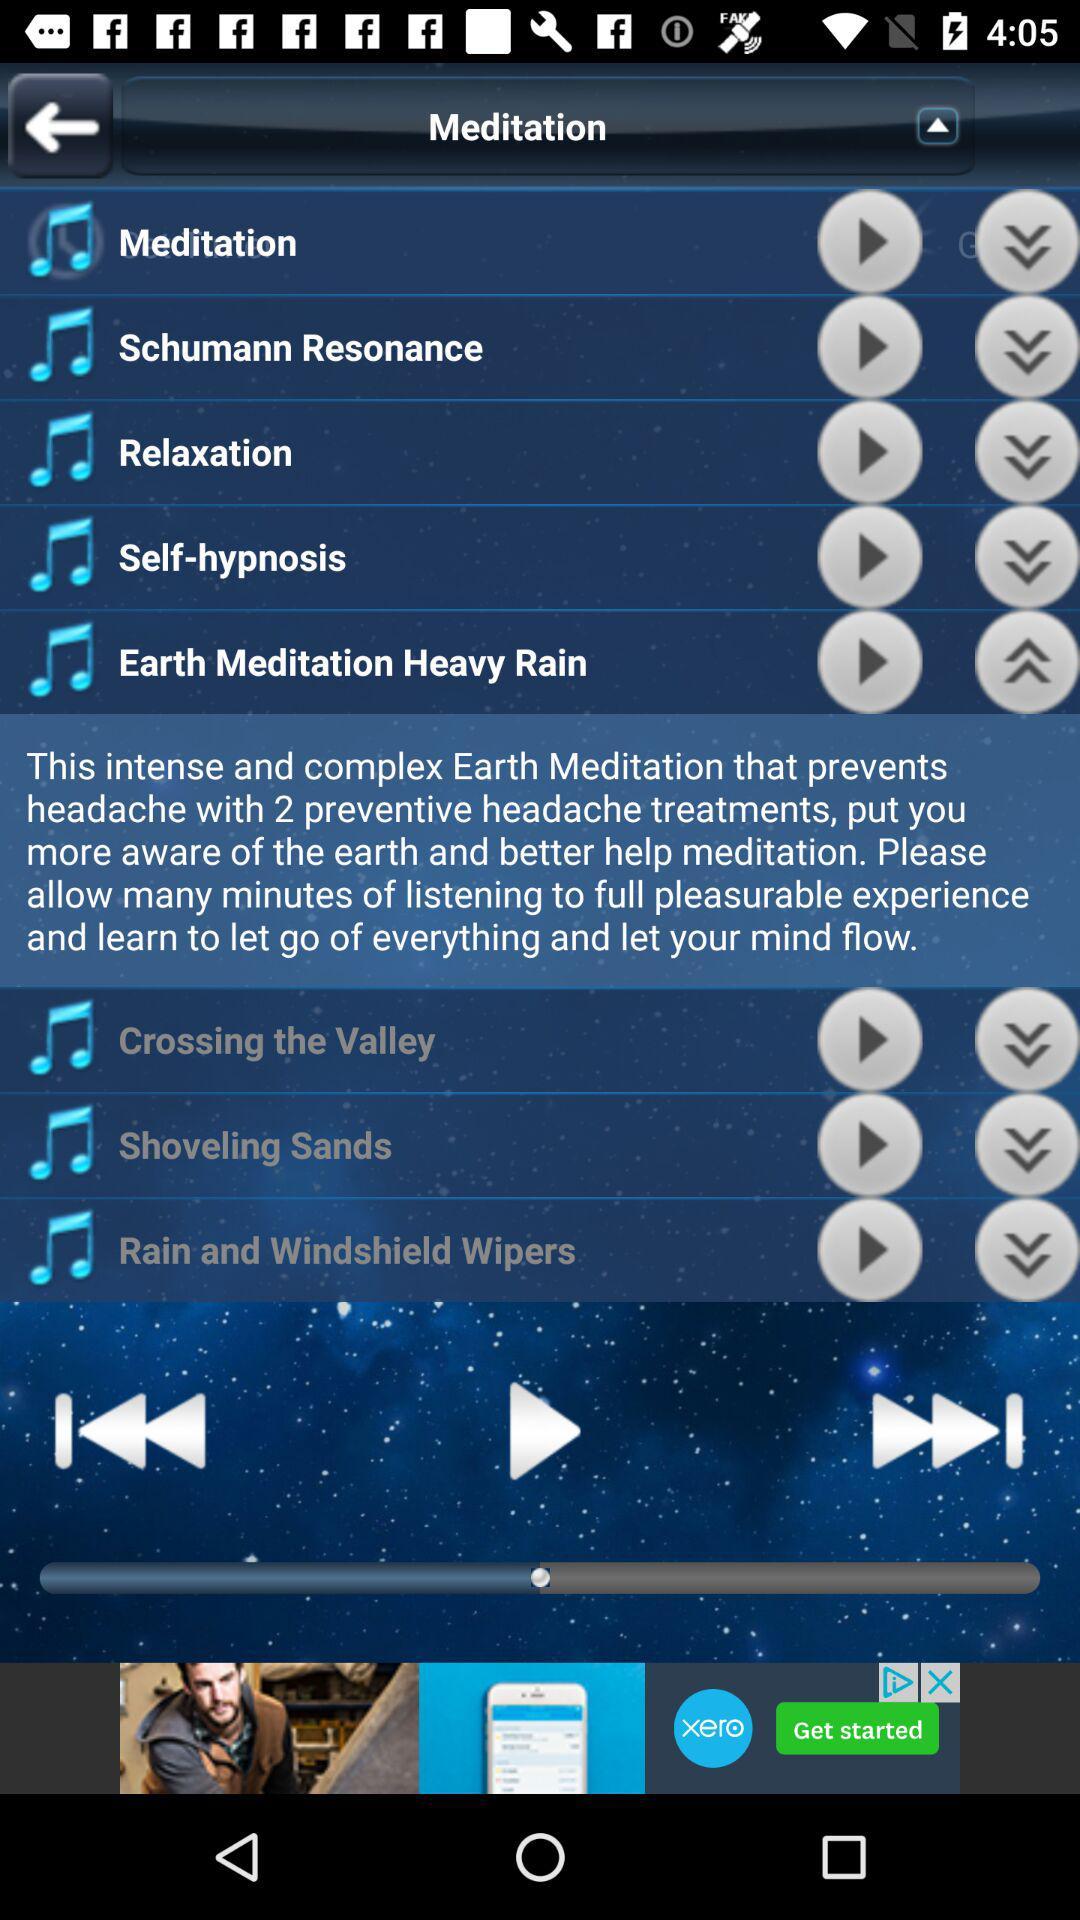  Describe the element at coordinates (1027, 240) in the screenshot. I see `next` at that location.